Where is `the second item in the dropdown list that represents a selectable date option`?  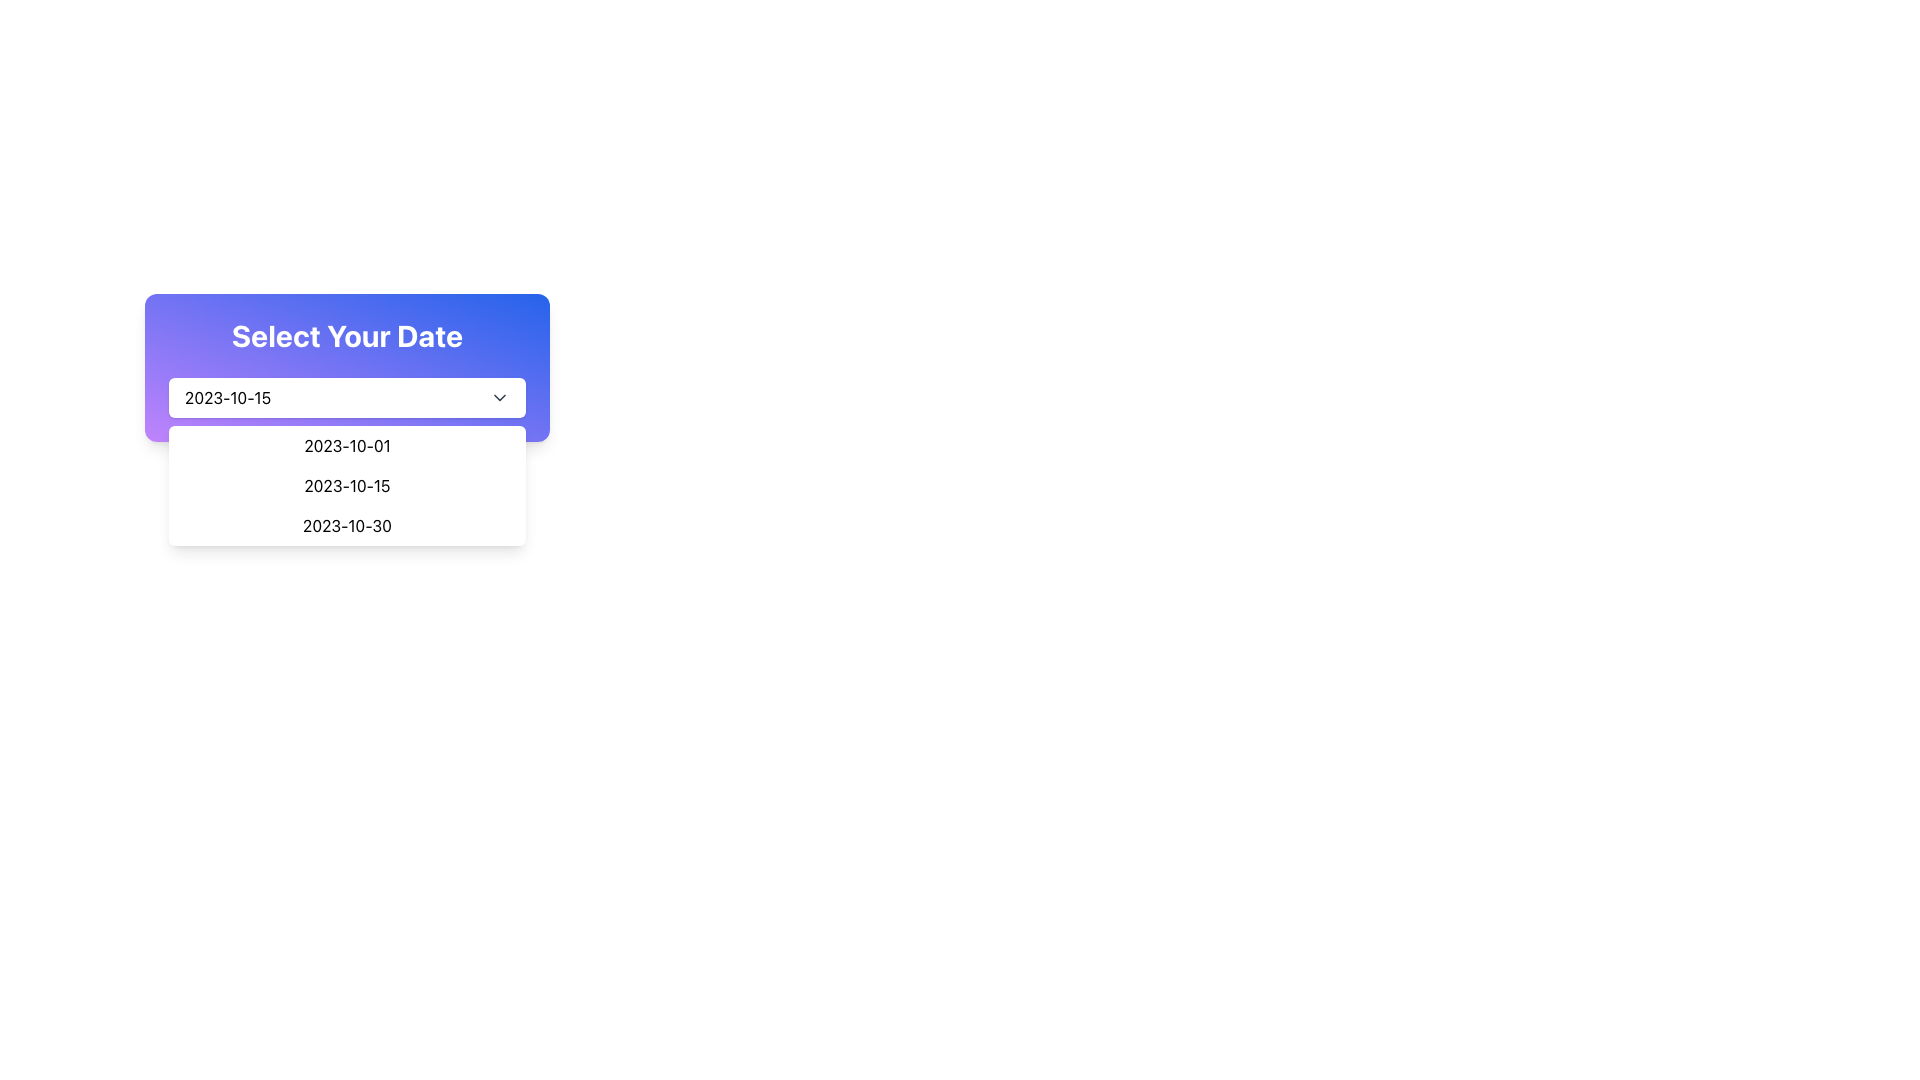 the second item in the dropdown list that represents a selectable date option is located at coordinates (347, 486).